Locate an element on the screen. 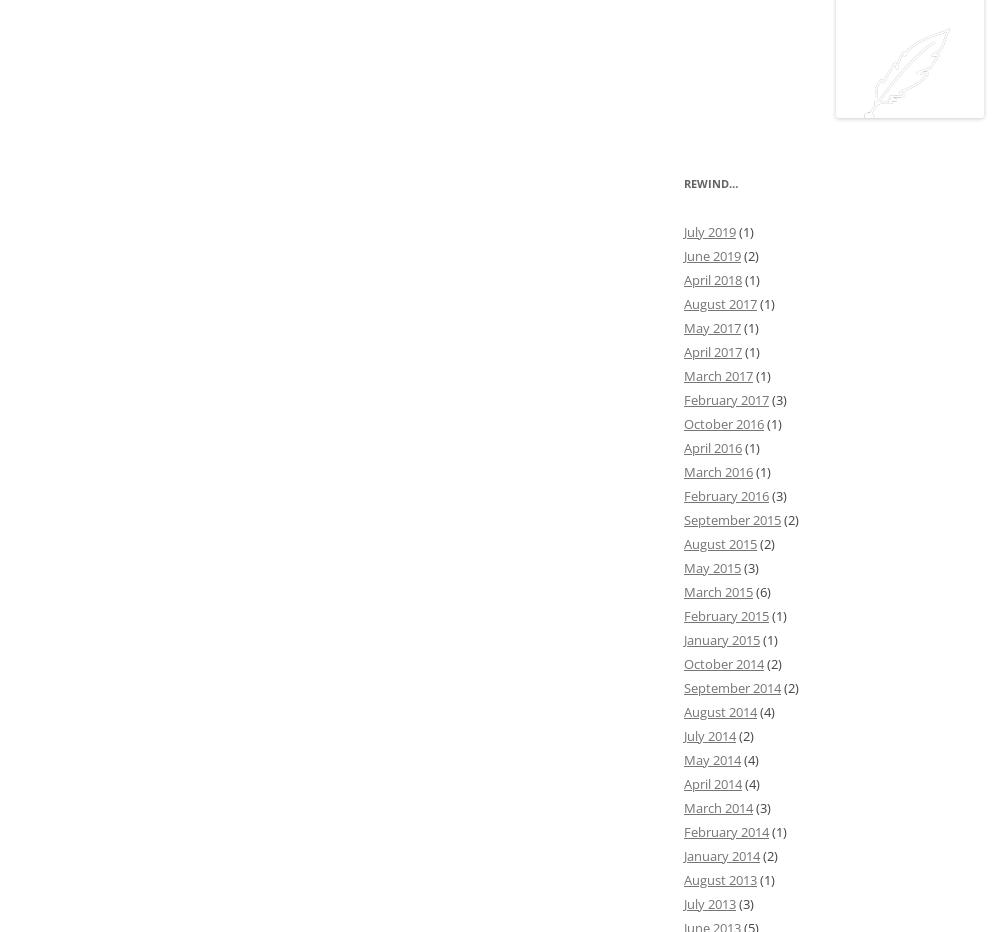 The width and height of the screenshot is (1008, 932). 'September 2015' is located at coordinates (684, 518).